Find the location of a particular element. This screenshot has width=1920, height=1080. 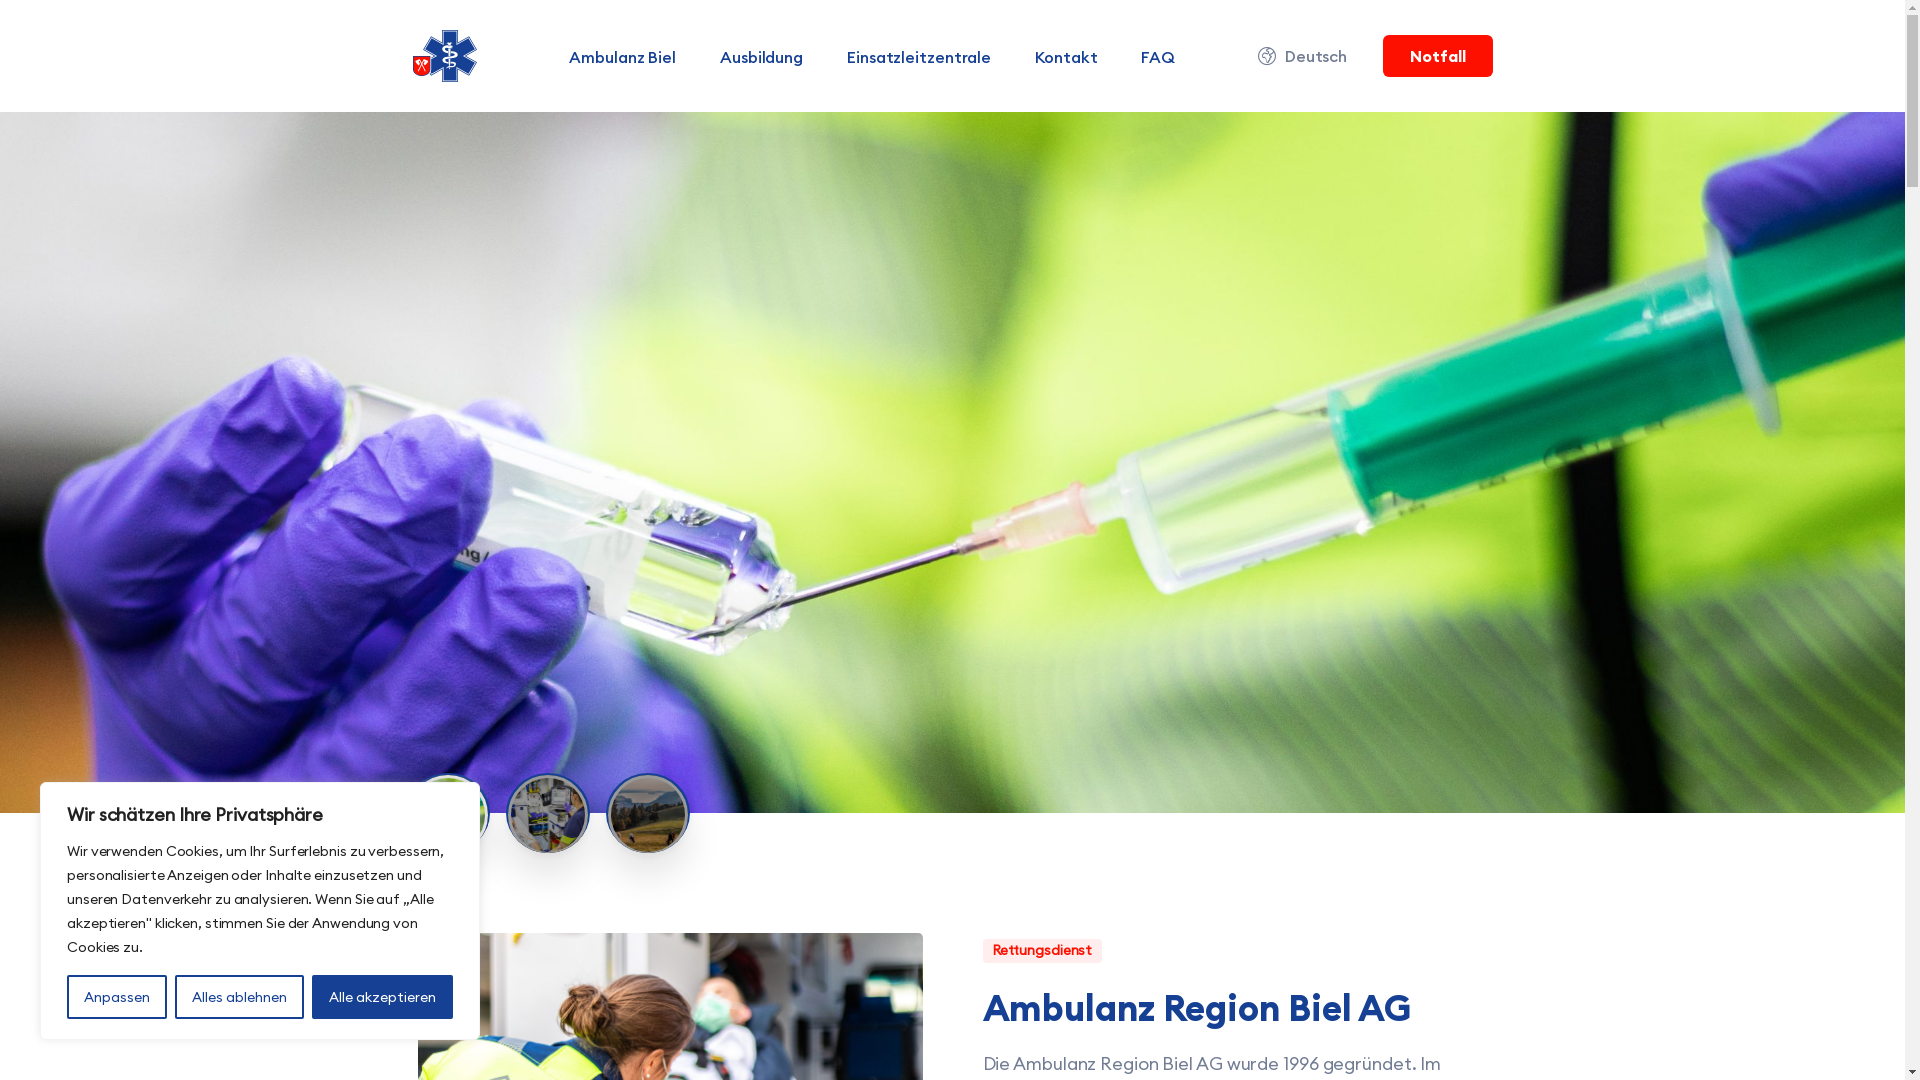

'Einsatzleitzentrale' is located at coordinates (917, 55).